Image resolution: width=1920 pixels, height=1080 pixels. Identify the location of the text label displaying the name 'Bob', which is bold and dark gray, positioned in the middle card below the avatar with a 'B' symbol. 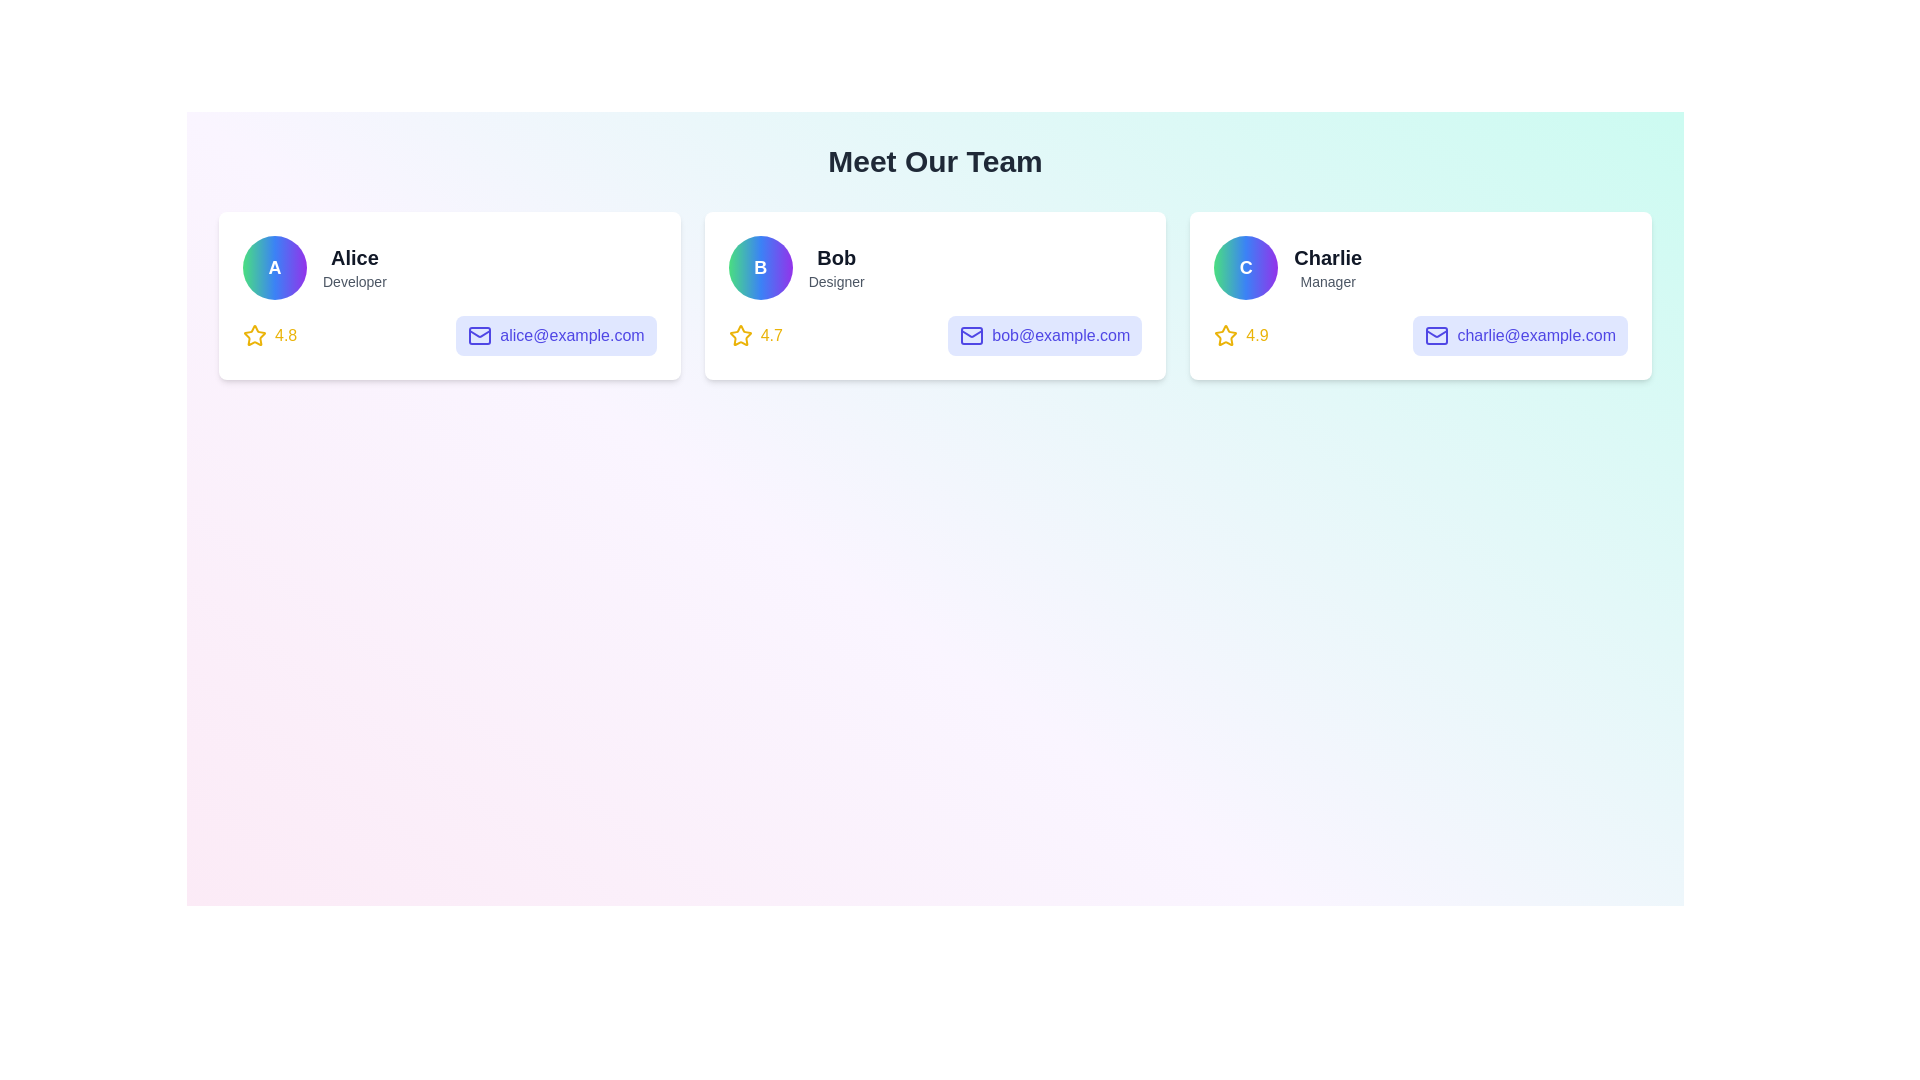
(836, 257).